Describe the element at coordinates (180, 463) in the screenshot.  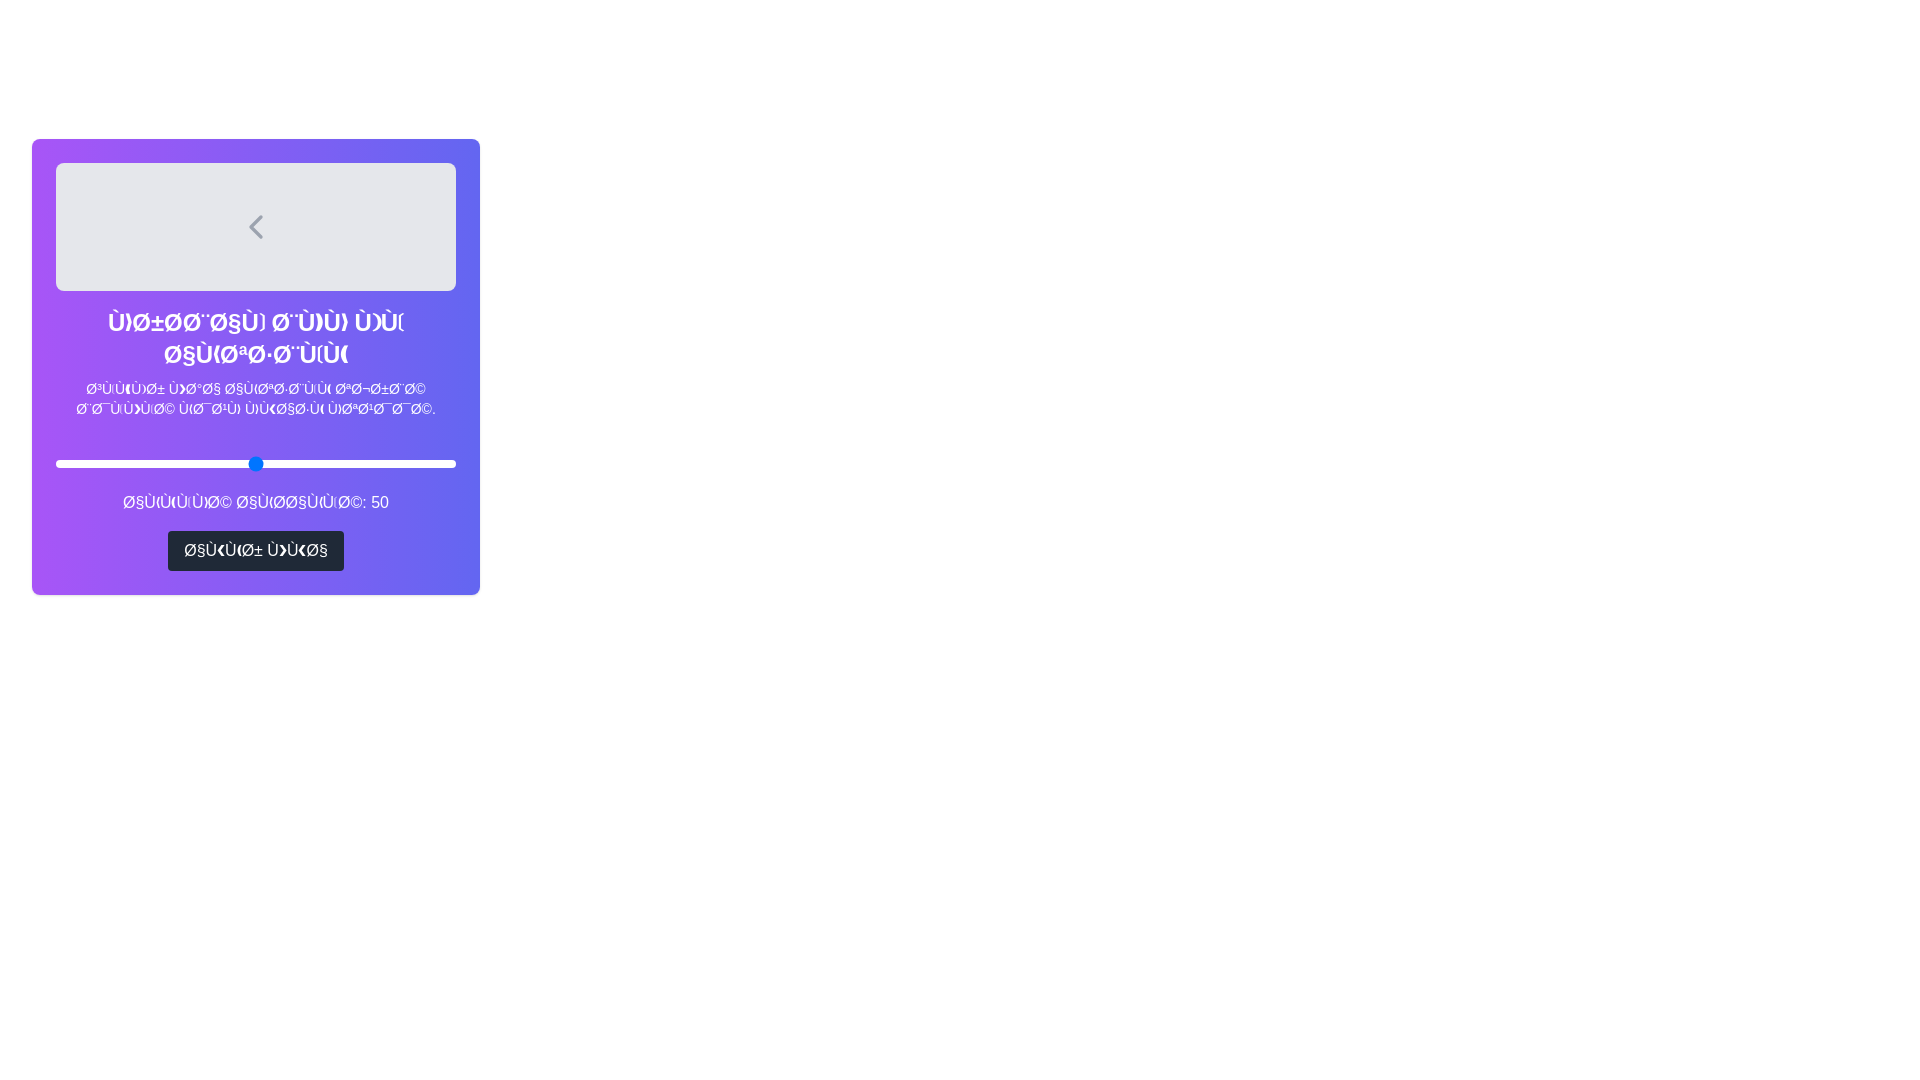
I see `the slider value` at that location.